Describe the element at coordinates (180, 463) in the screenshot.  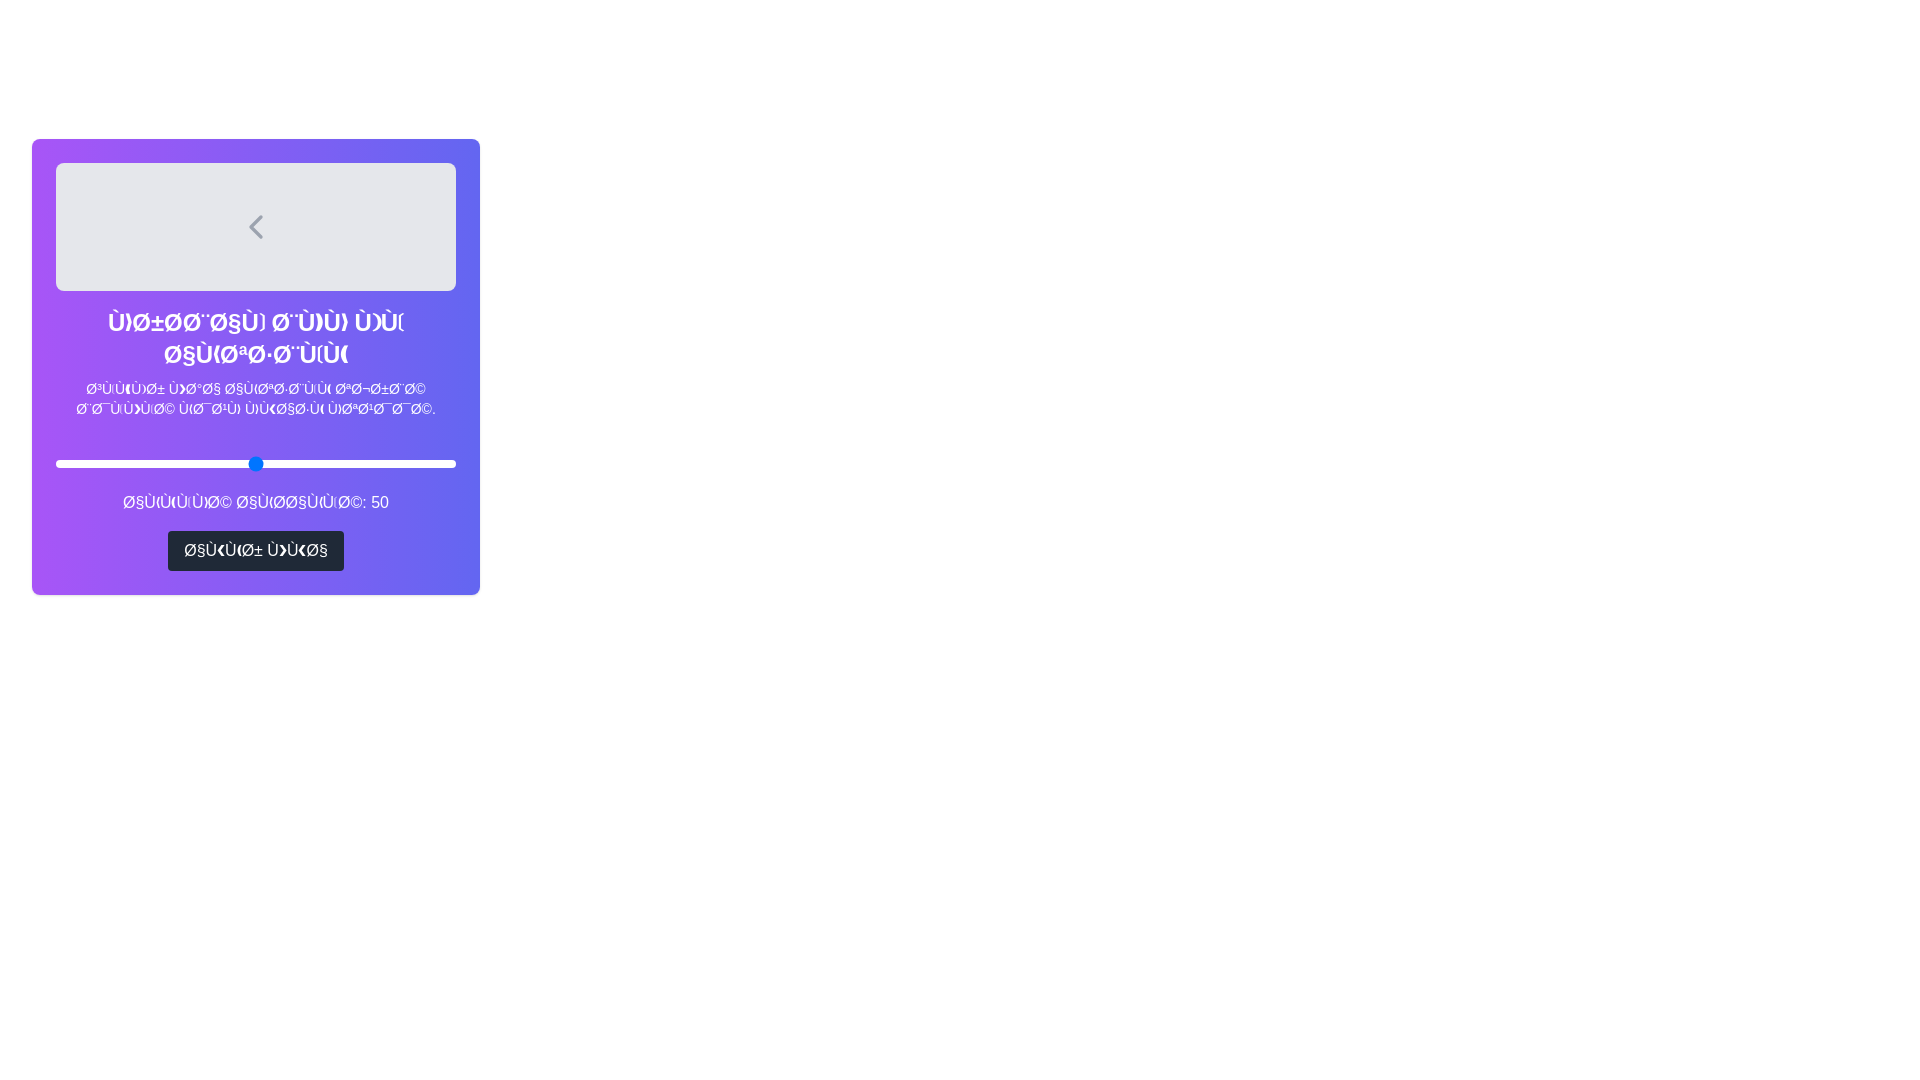
I see `the slider value` at that location.